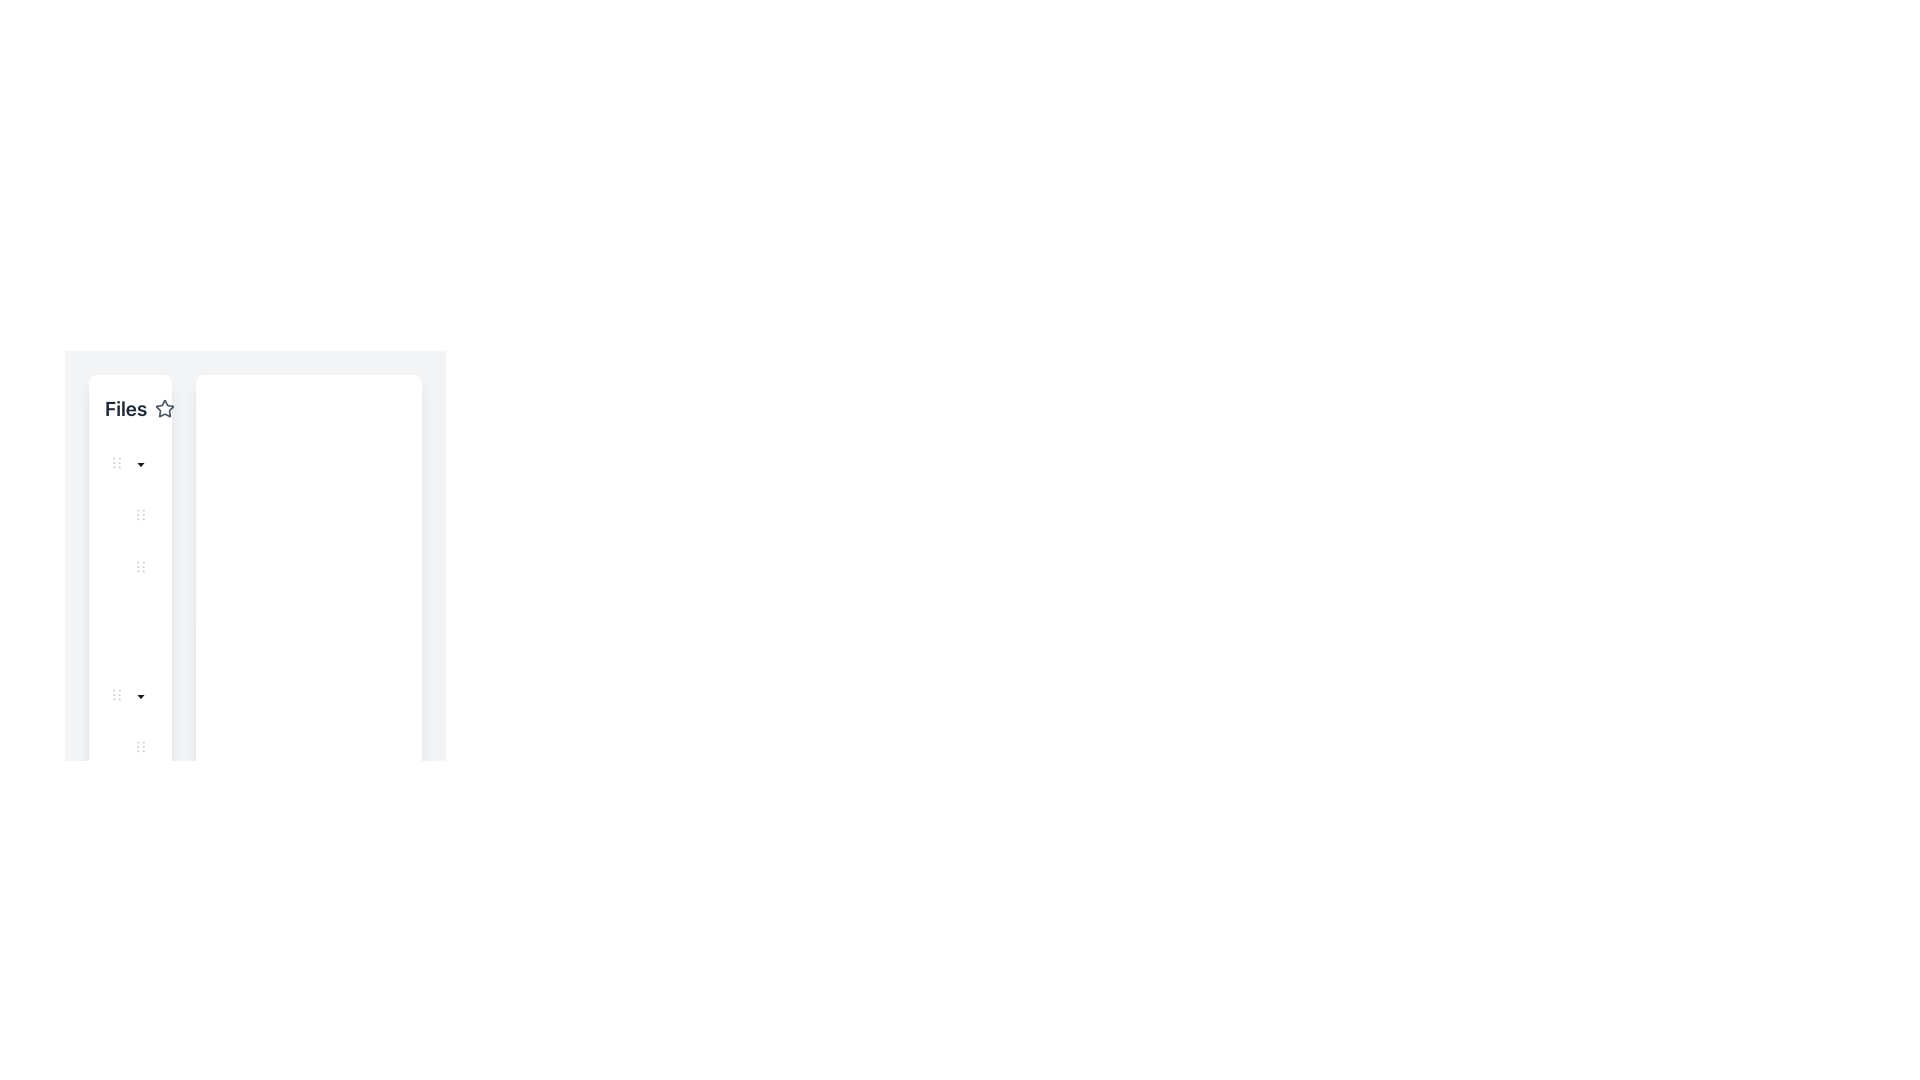 The width and height of the screenshot is (1920, 1080). I want to click on the handle located, so click(115, 462).